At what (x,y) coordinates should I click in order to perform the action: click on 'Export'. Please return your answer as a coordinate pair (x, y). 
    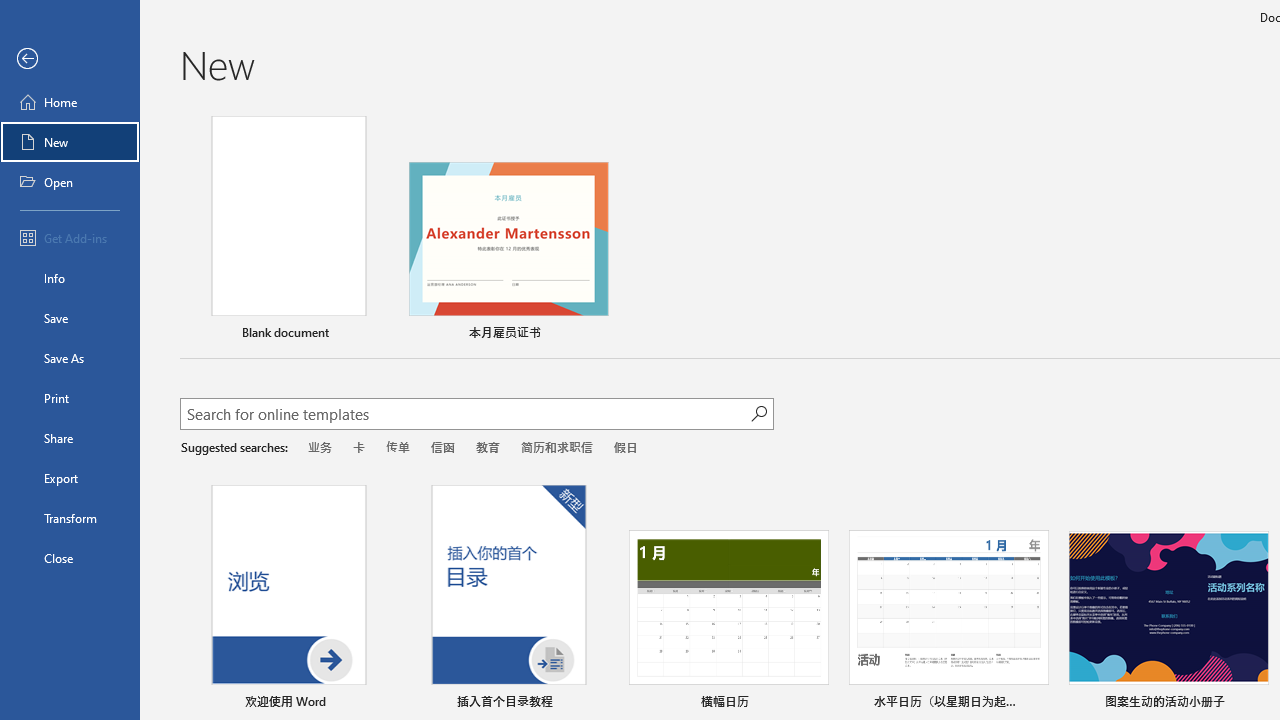
    Looking at the image, I should click on (69, 478).